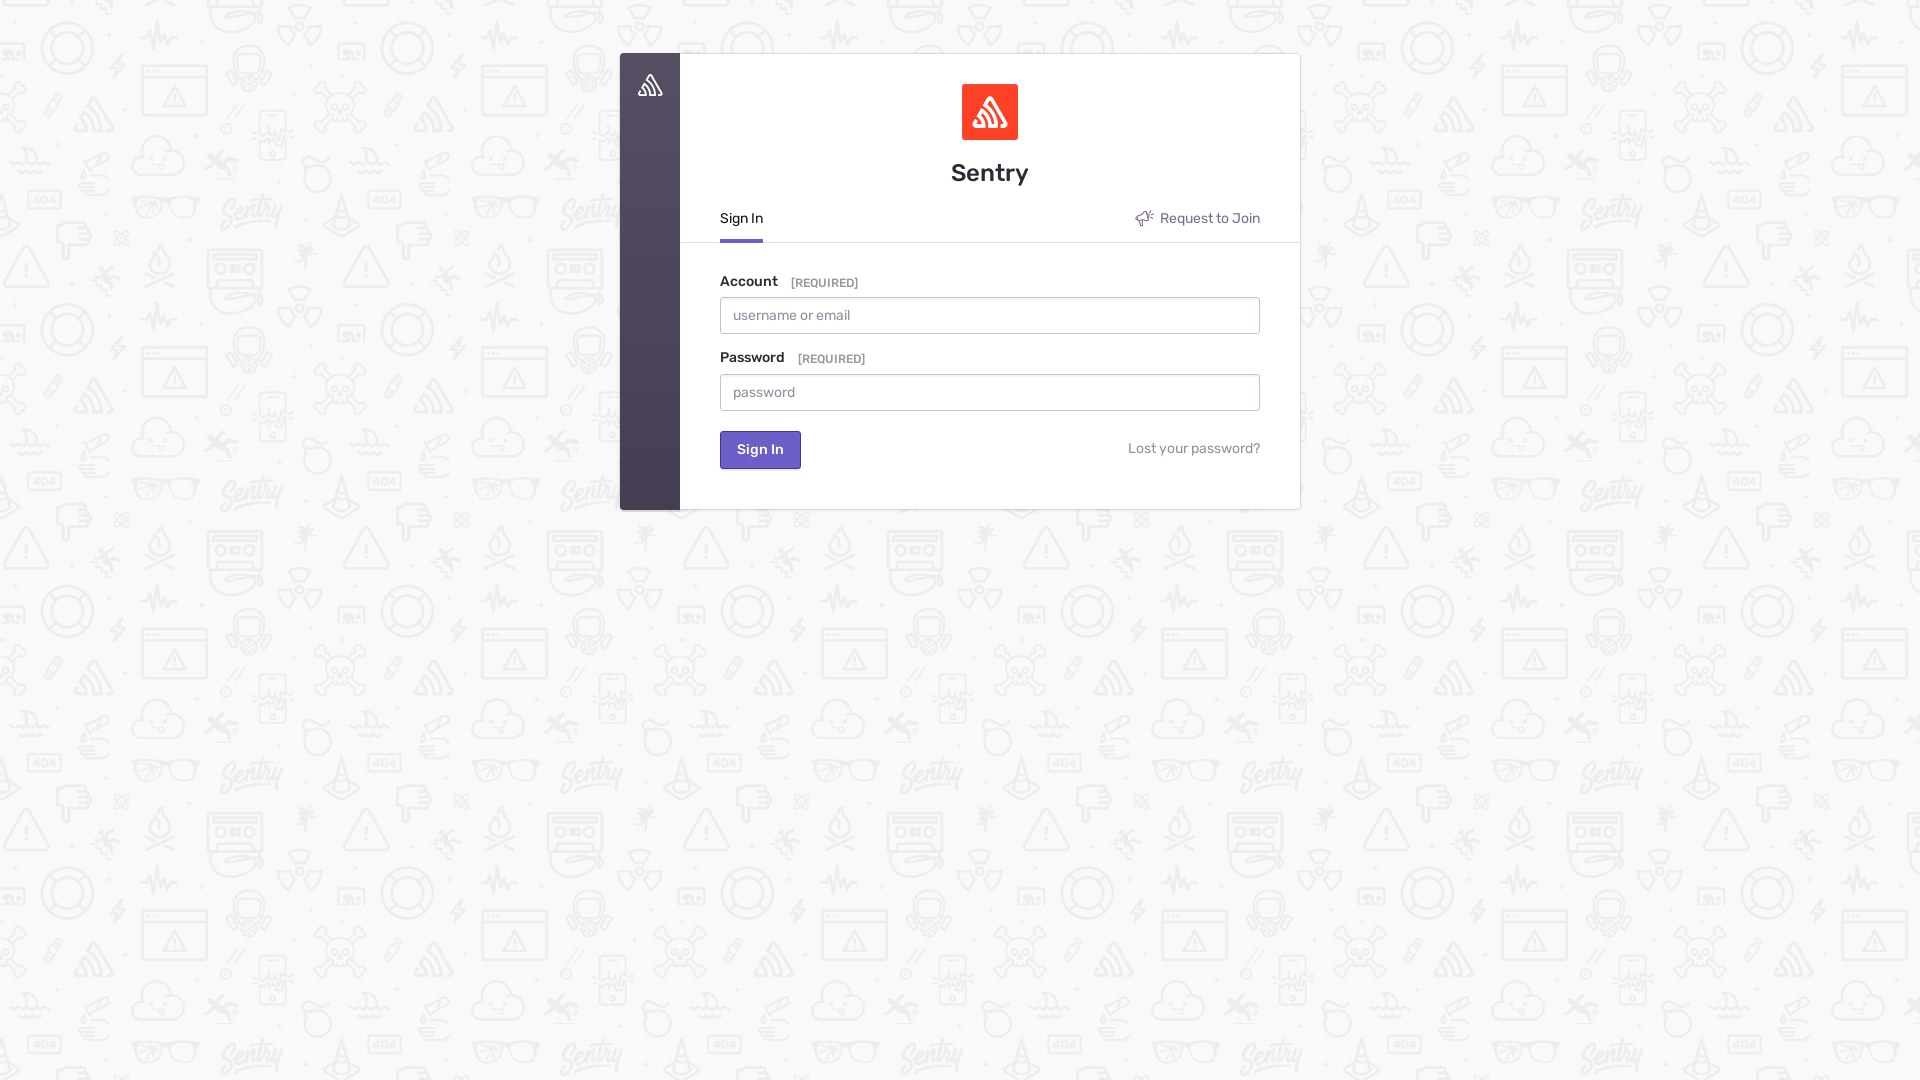  Describe the element at coordinates (1134, 223) in the screenshot. I see `'Request to Join'` at that location.